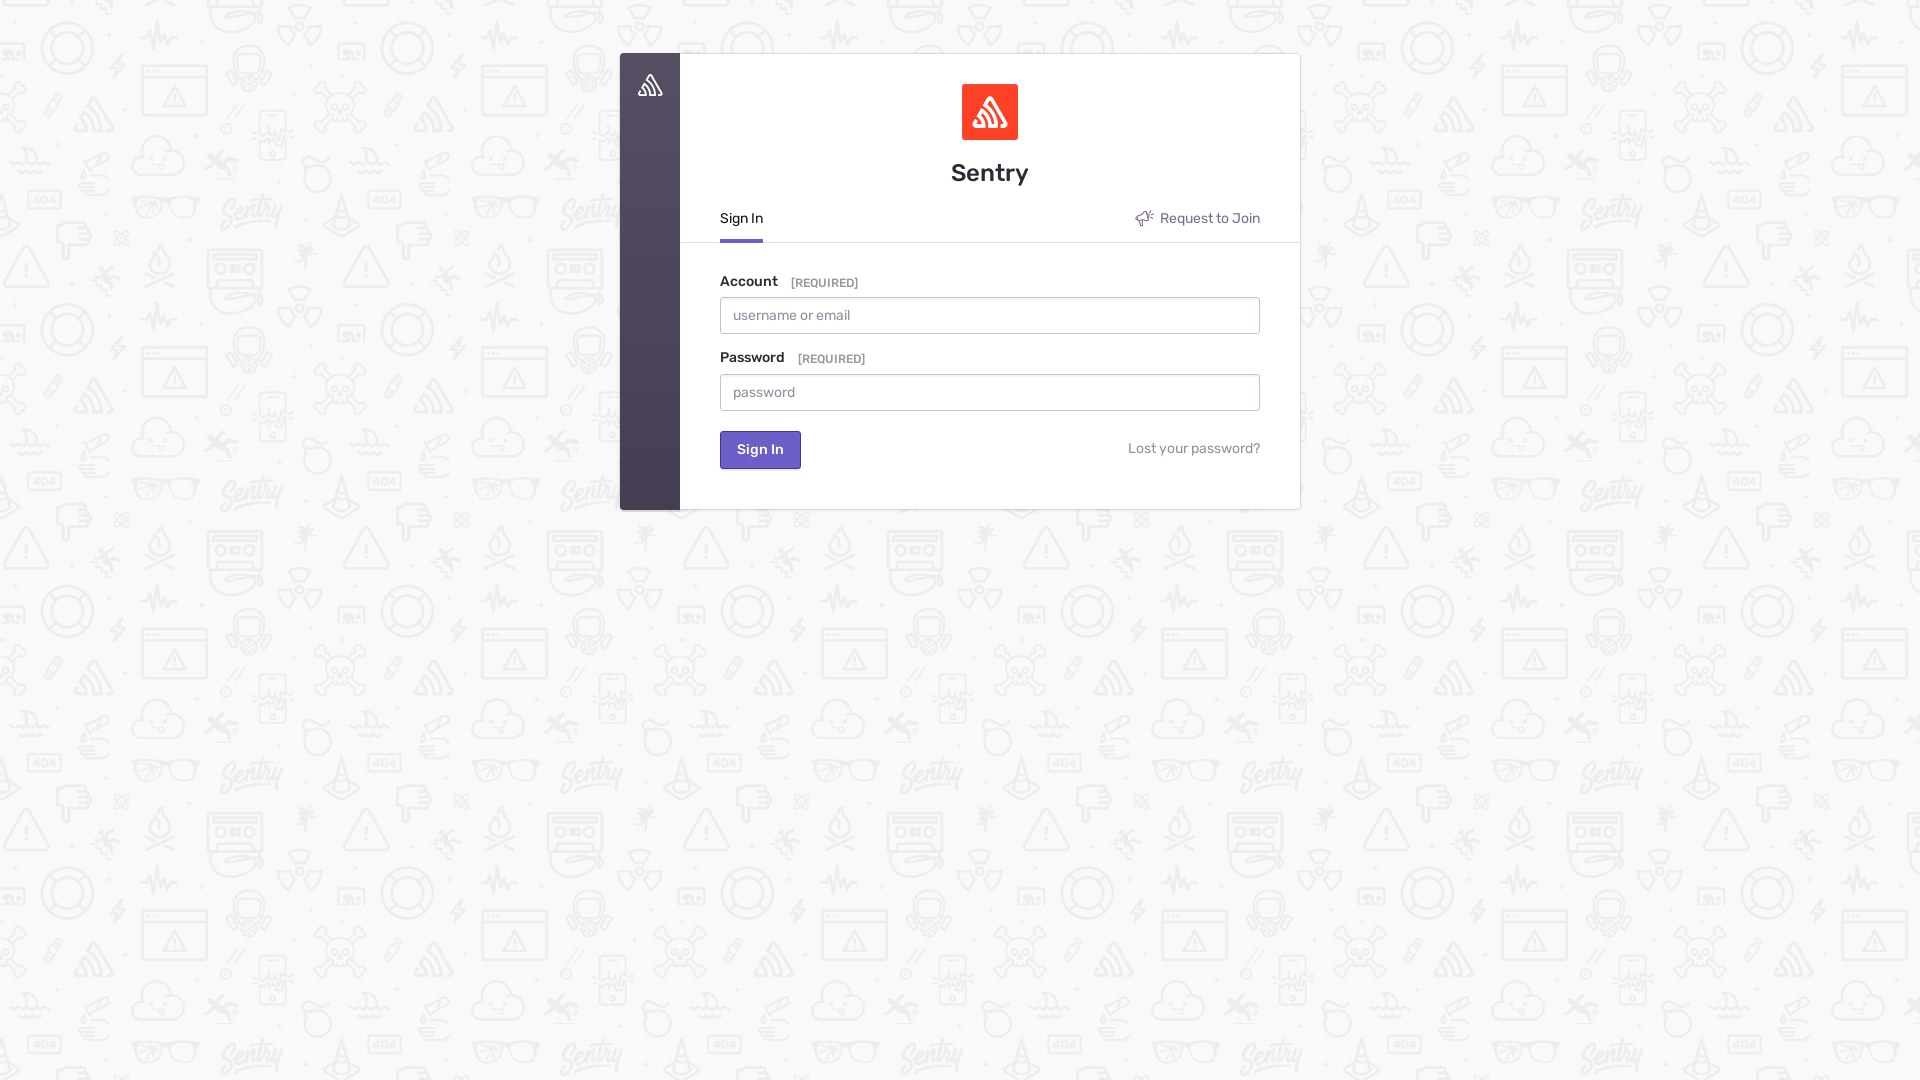  Describe the element at coordinates (1134, 223) in the screenshot. I see `'Request to Join'` at that location.